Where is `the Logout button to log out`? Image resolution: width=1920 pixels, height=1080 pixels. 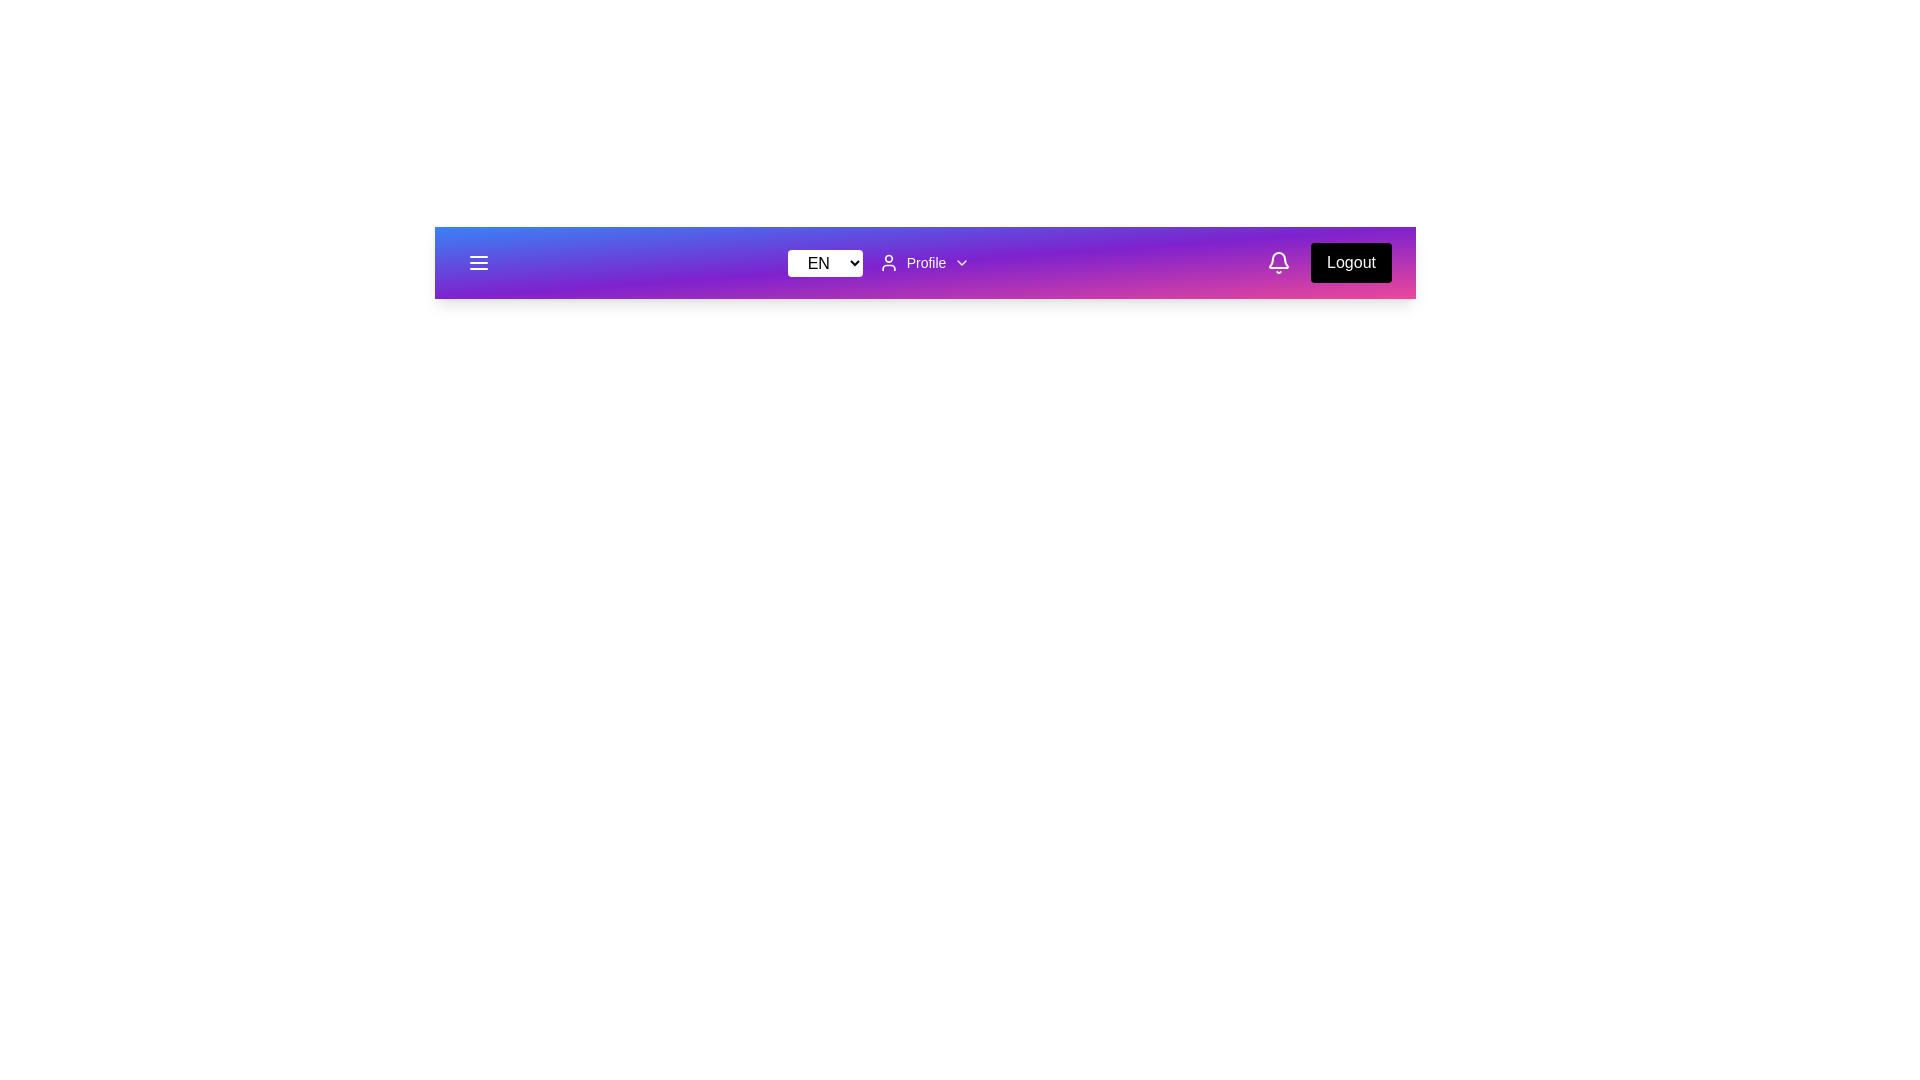 the Logout button to log out is located at coordinates (1351, 261).